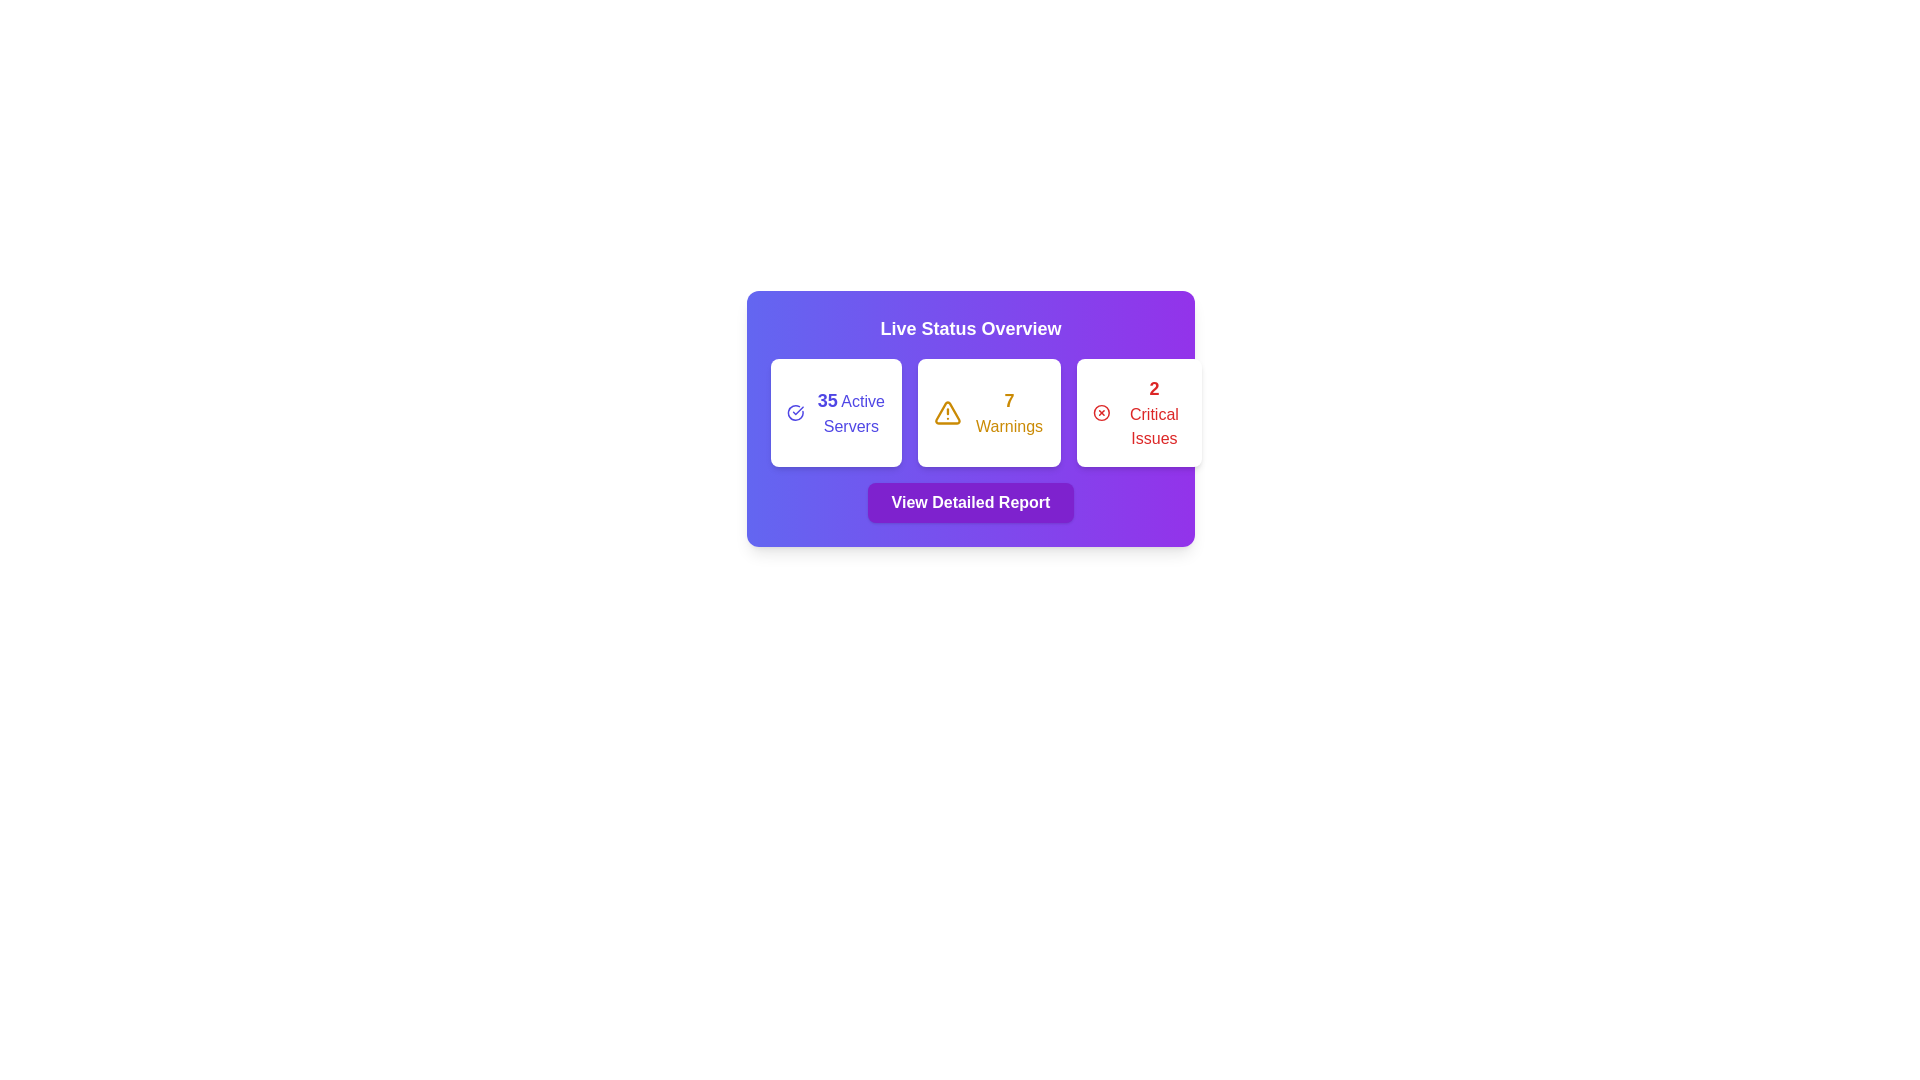  What do you see at coordinates (851, 411) in the screenshot?
I see `the 'Active Servers' status display text located on the white rectangular card in the 'Live Status Overview' panel, positioned at the top-left of the group of status indicators` at bounding box center [851, 411].